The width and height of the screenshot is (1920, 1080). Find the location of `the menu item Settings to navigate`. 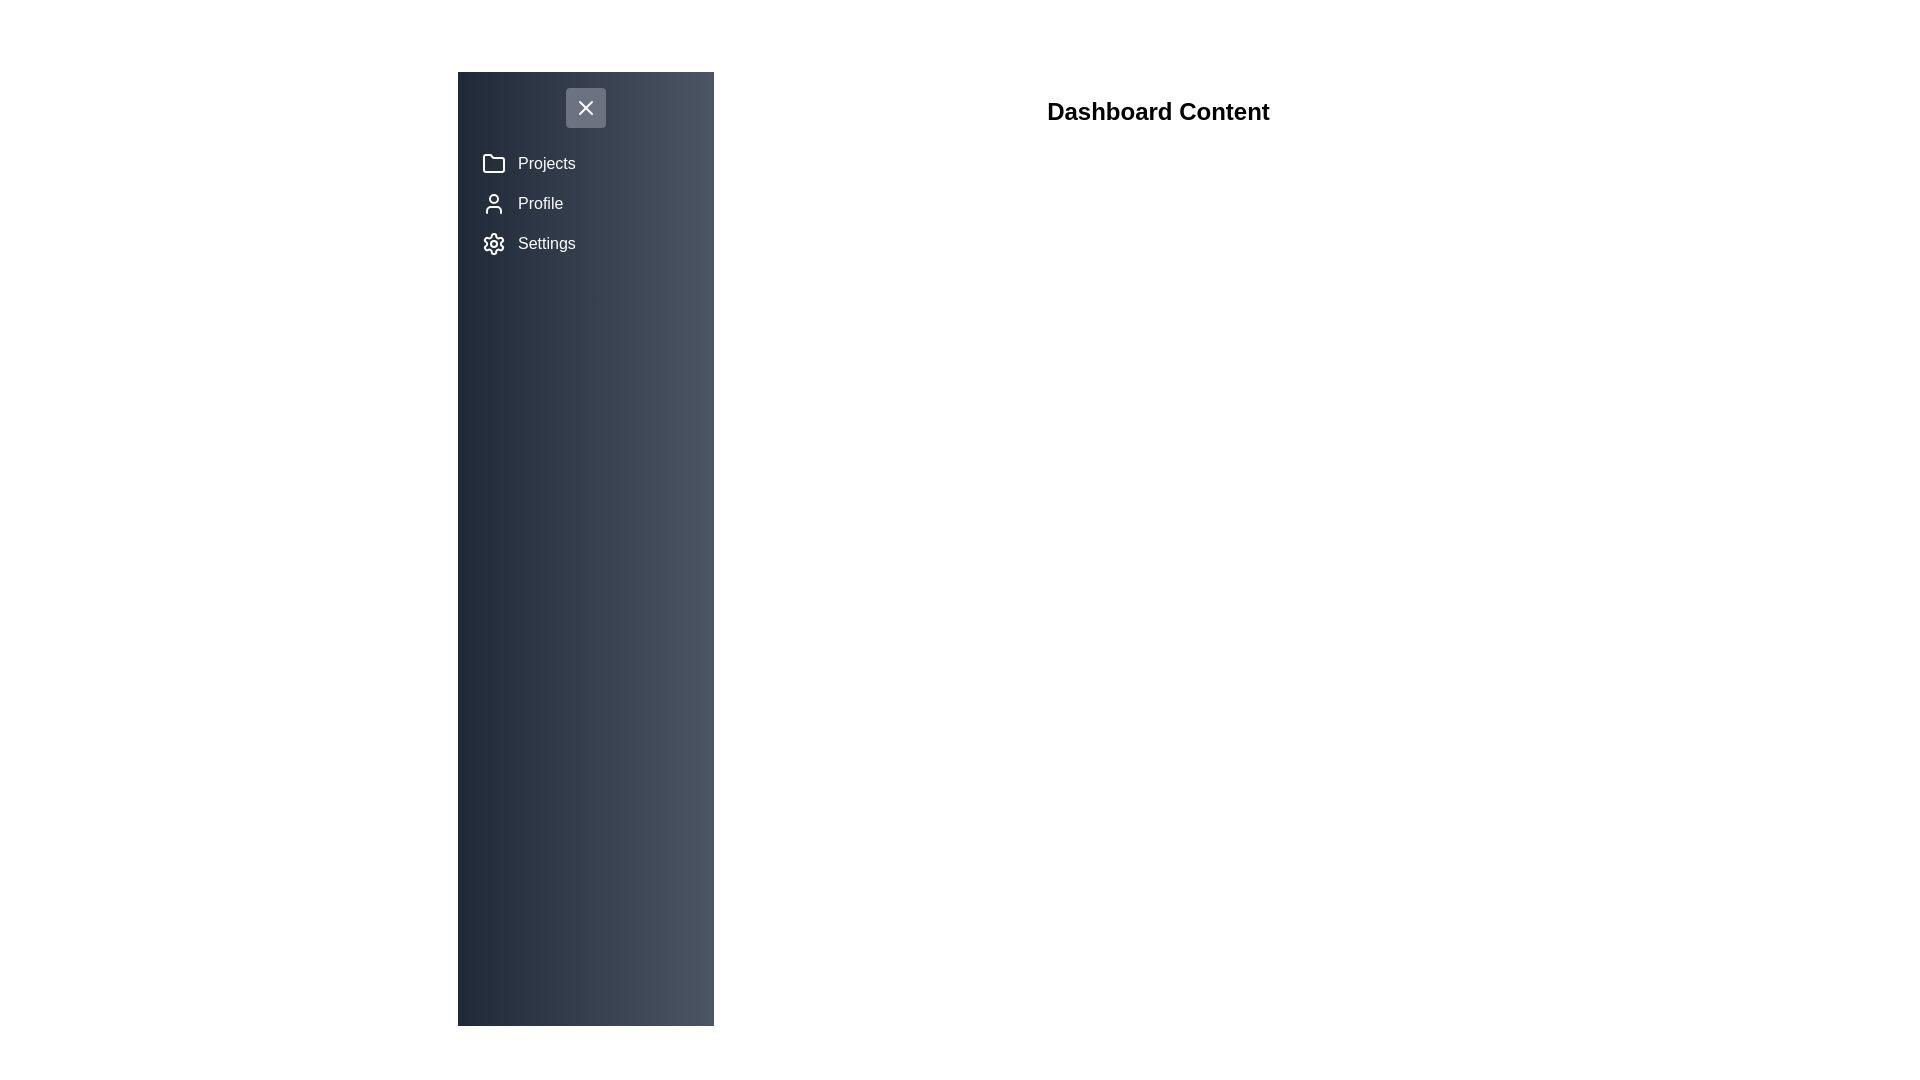

the menu item Settings to navigate is located at coordinates (584, 242).